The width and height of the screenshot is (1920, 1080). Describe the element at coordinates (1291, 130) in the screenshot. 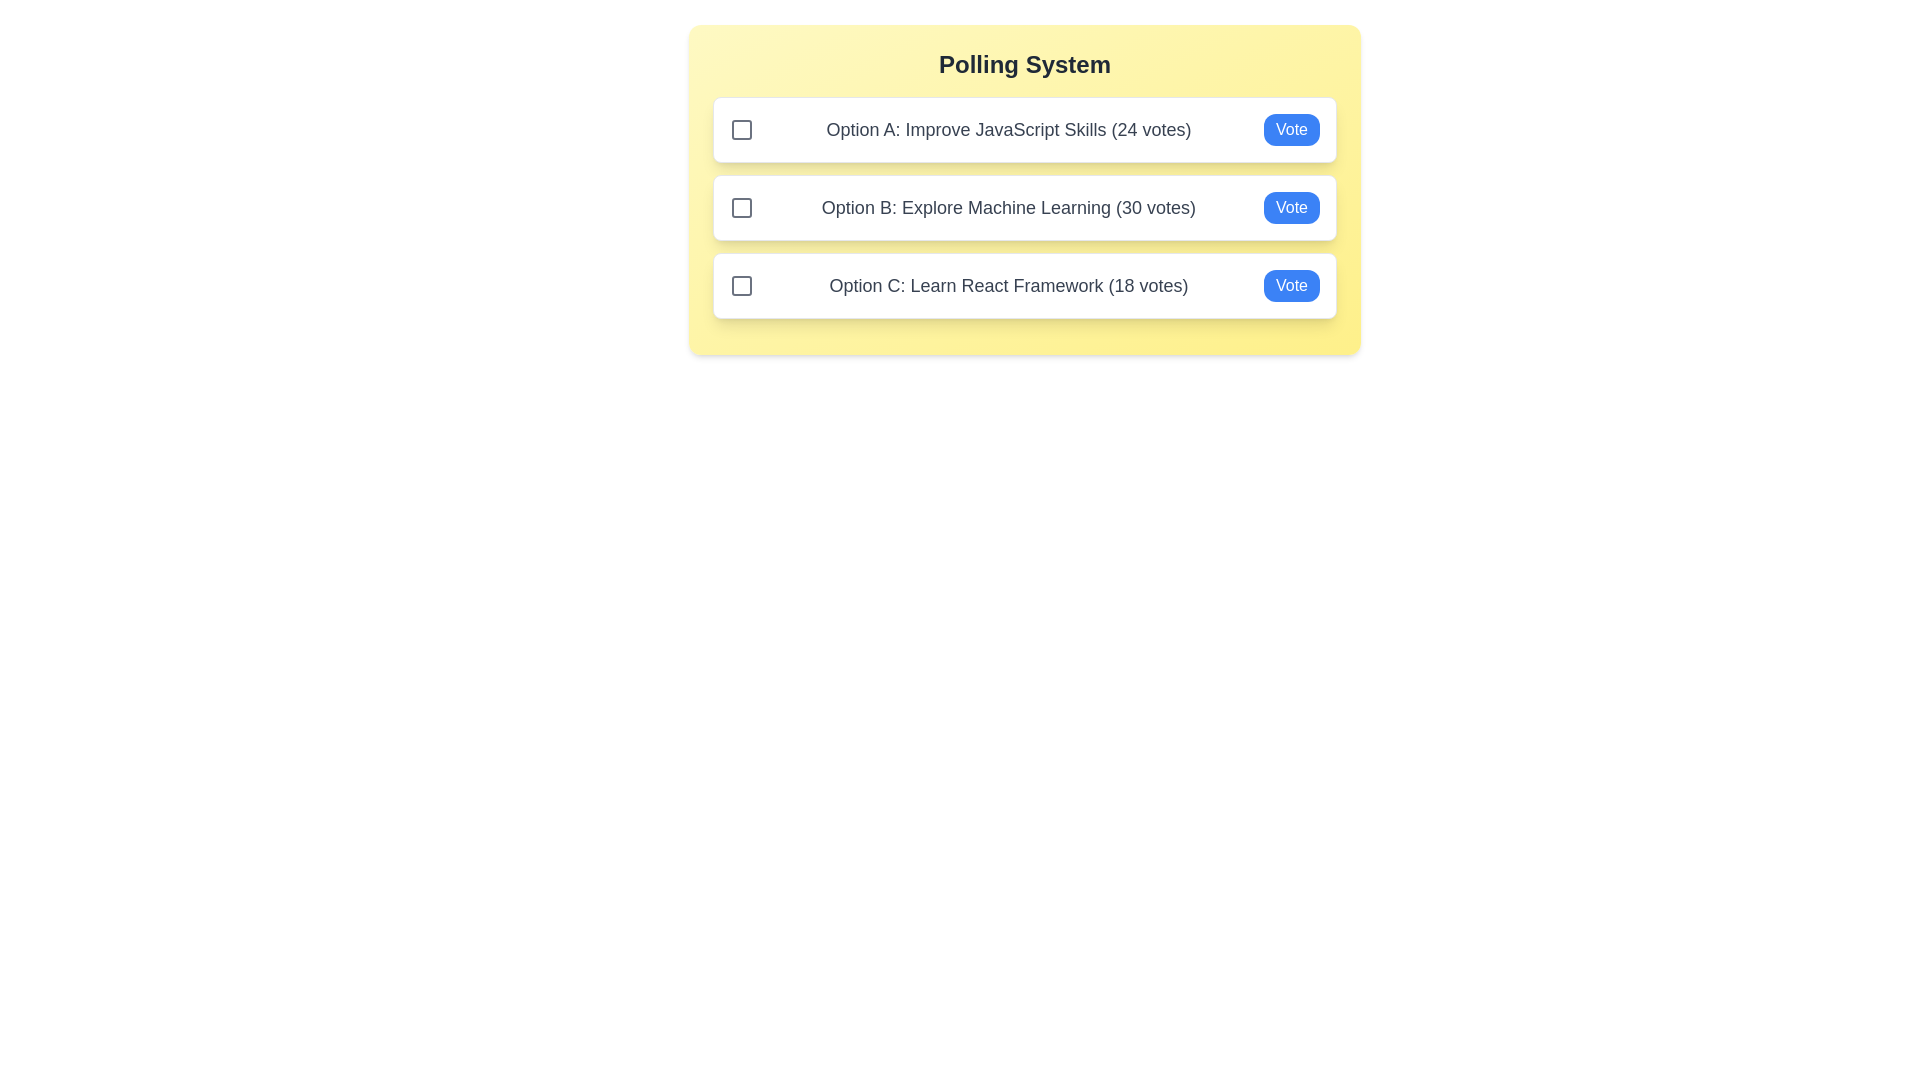

I see `the 'Vote' button for Option A to increase its vote count` at that location.